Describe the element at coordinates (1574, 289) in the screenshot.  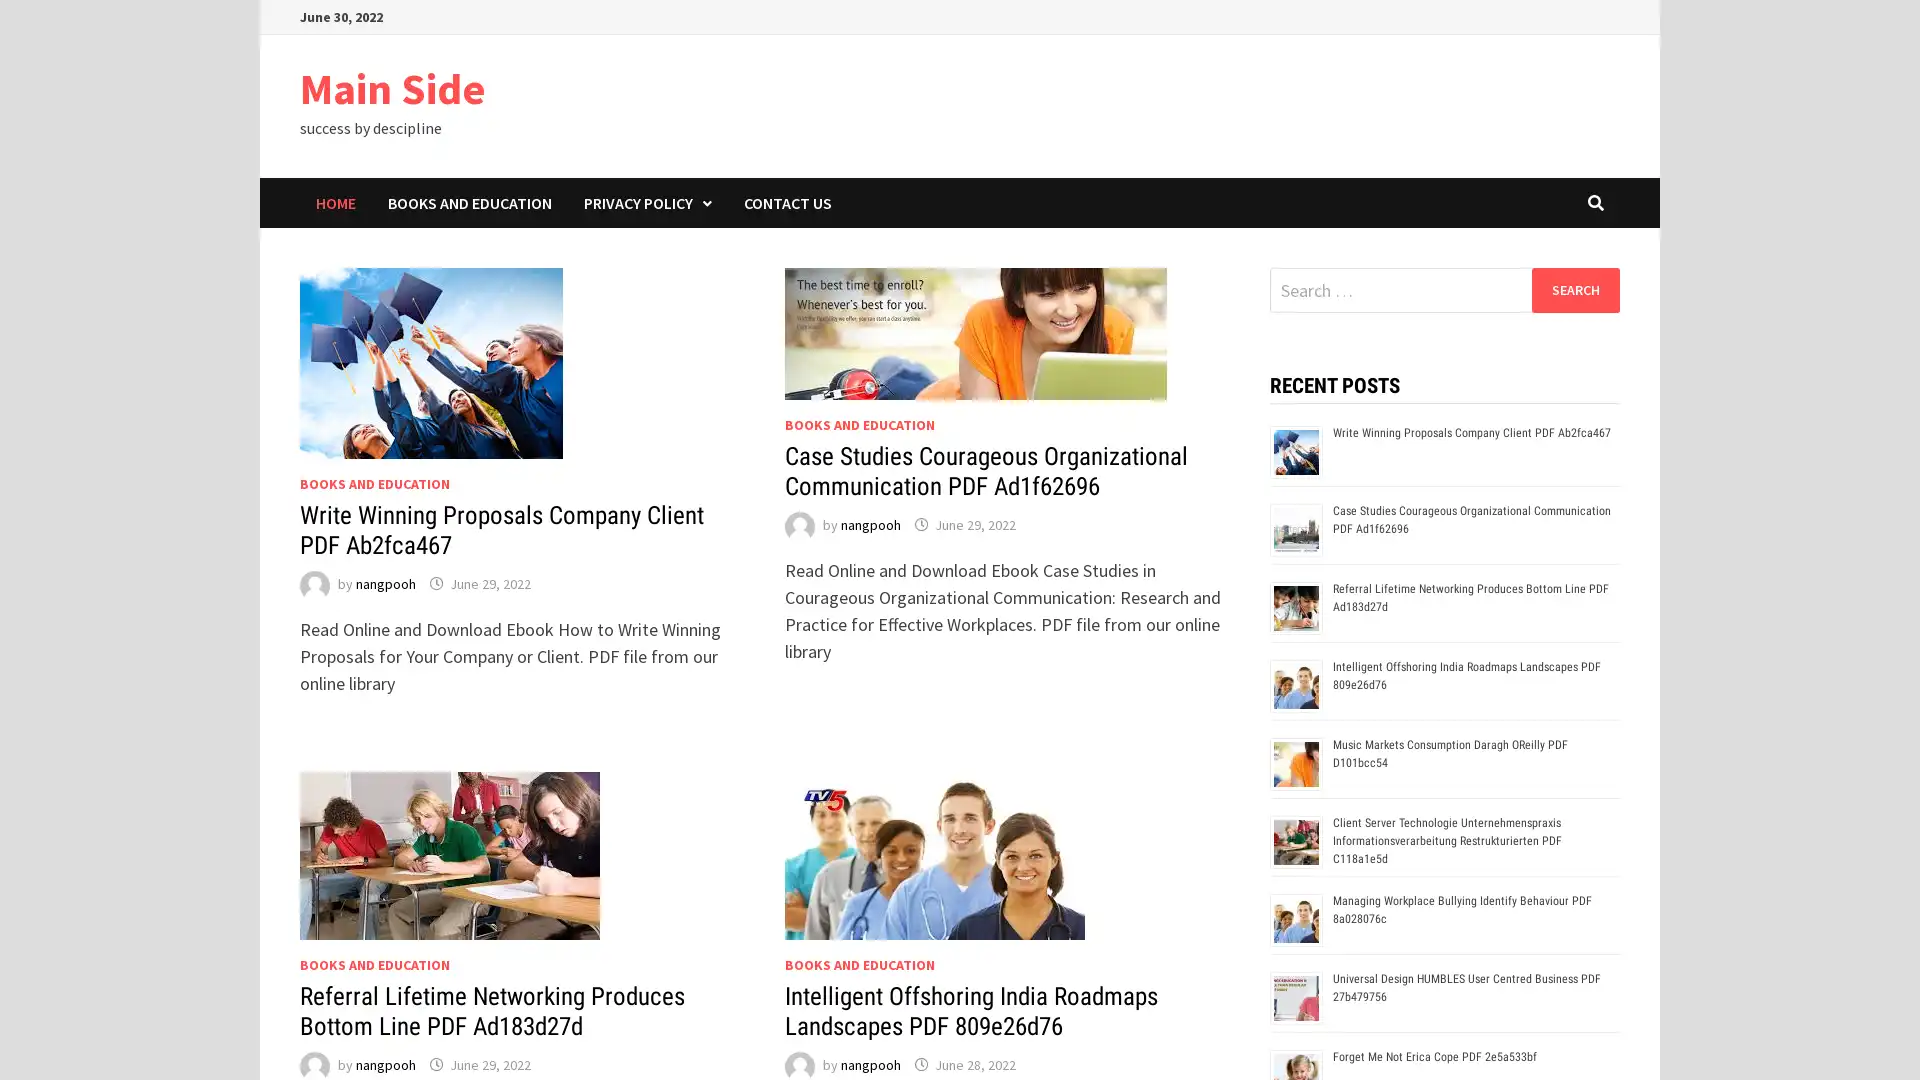
I see `Search` at that location.